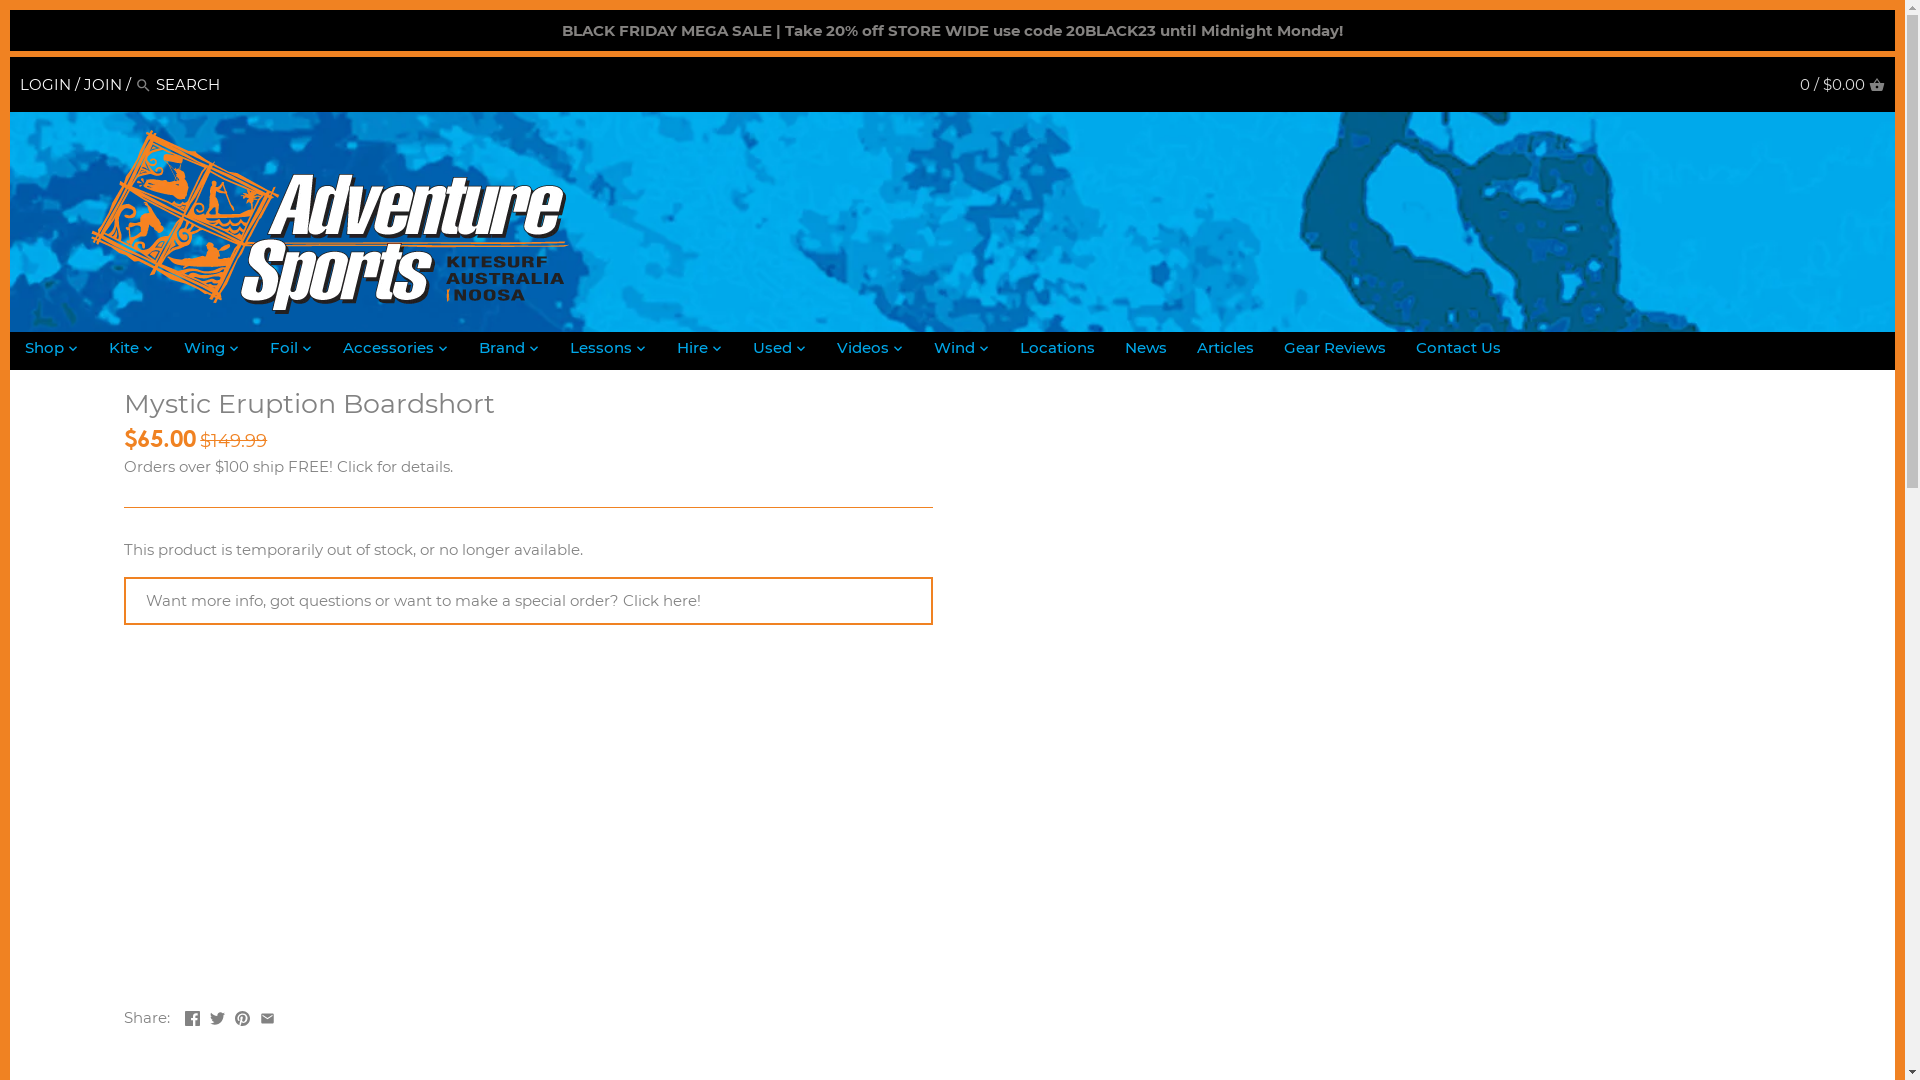 The width and height of the screenshot is (1920, 1080). Describe the element at coordinates (1267, 350) in the screenshot. I see `'Gear Reviews'` at that location.